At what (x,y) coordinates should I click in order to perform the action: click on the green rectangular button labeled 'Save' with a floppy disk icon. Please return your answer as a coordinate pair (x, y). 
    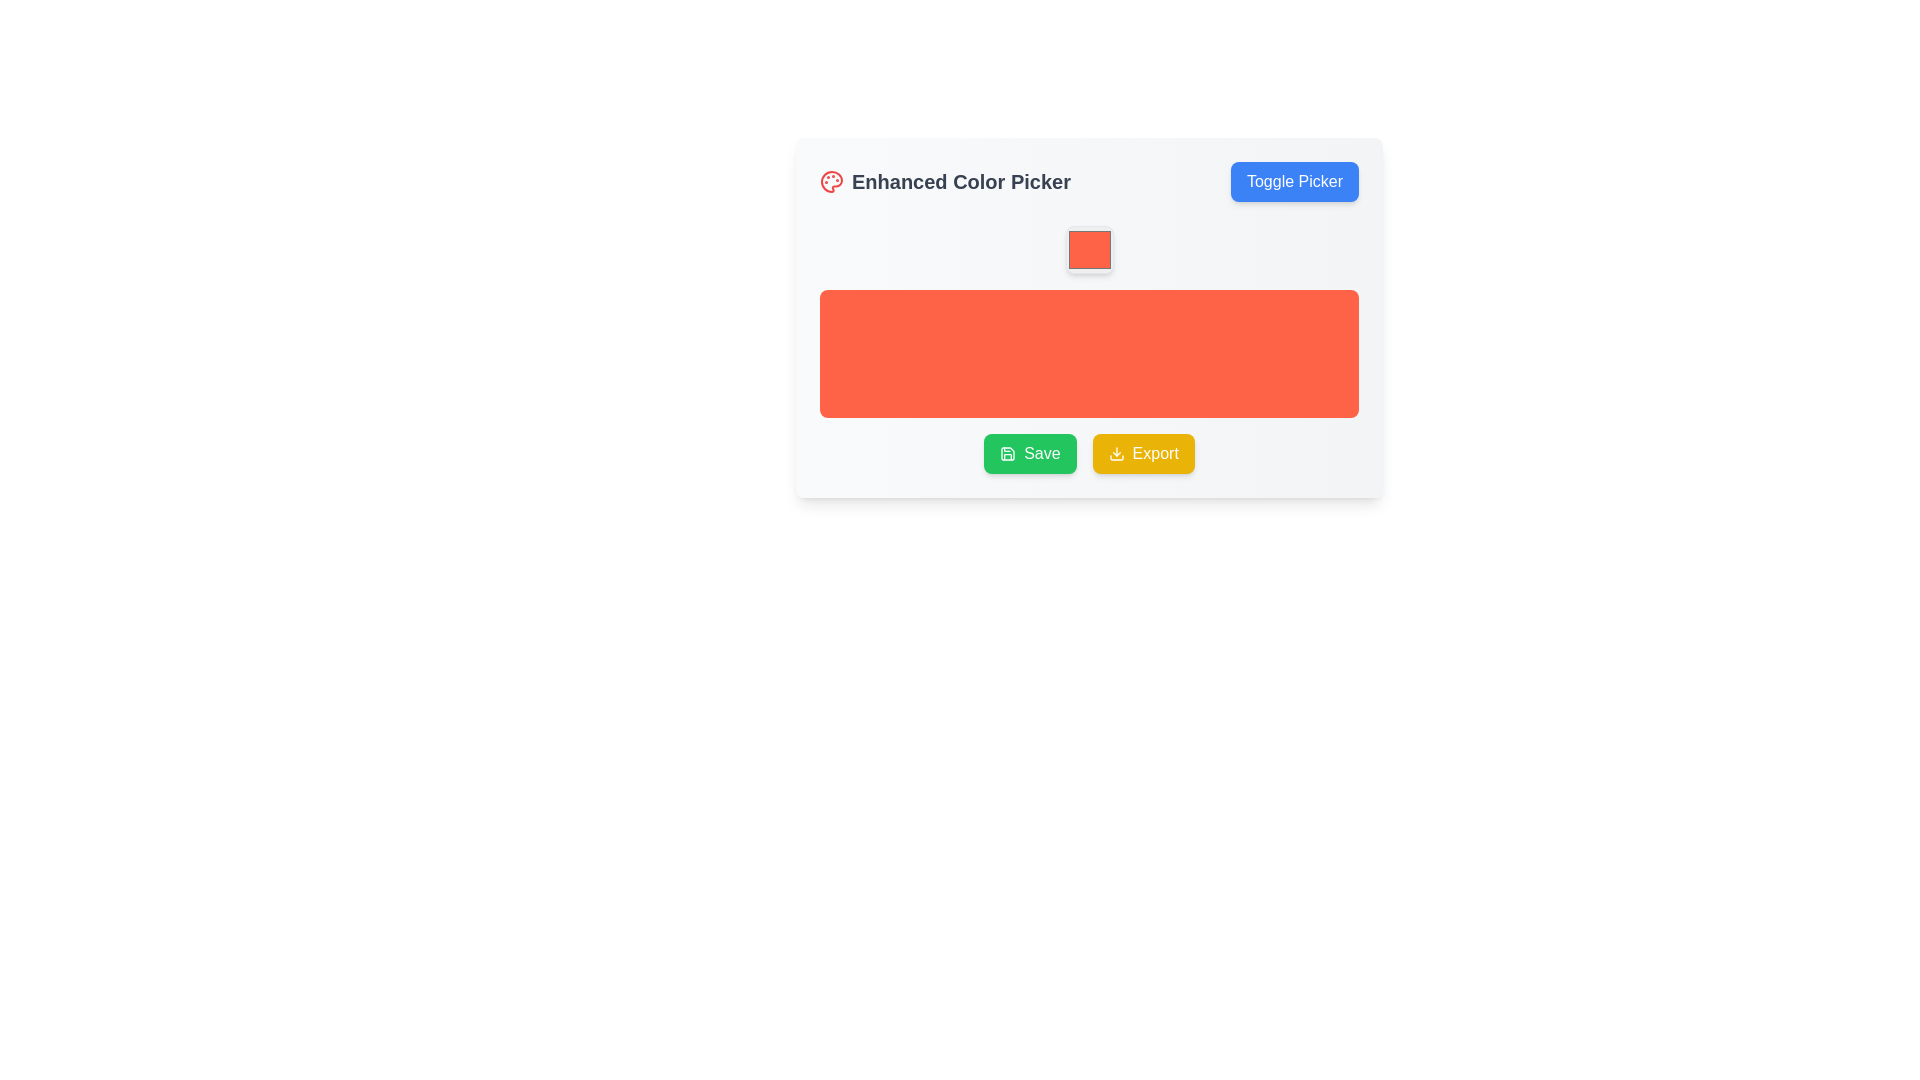
    Looking at the image, I should click on (1030, 454).